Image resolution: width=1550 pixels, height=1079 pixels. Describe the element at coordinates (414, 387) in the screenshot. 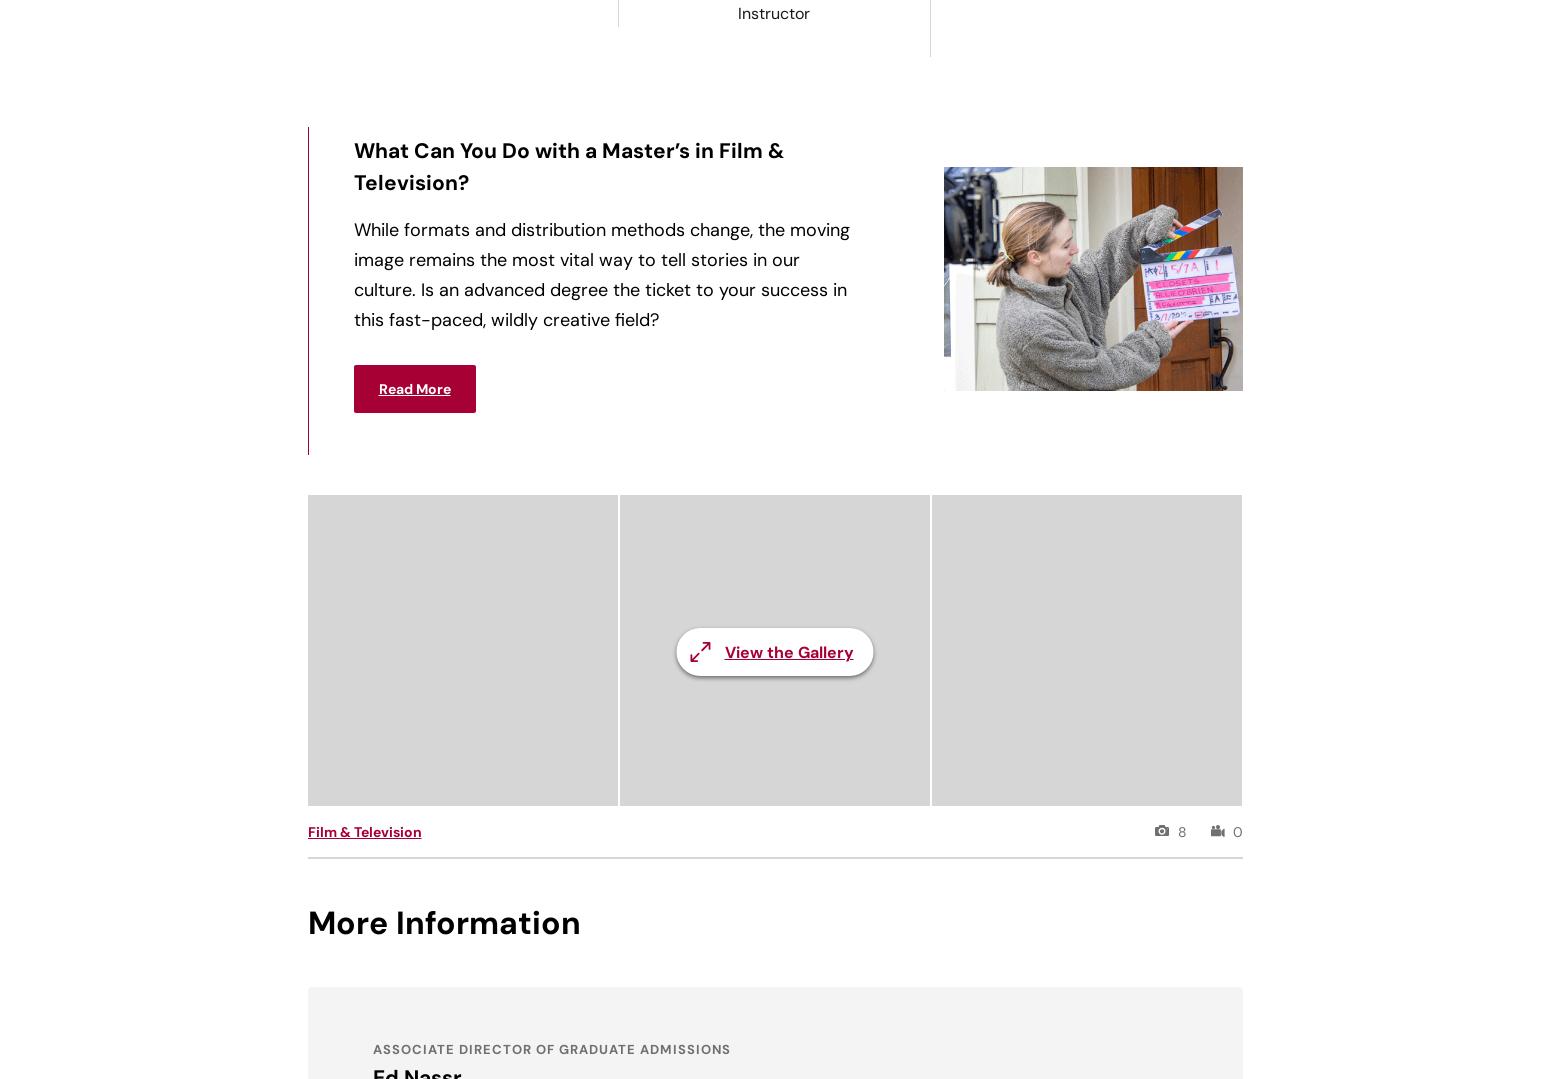

I see `'Read More'` at that location.